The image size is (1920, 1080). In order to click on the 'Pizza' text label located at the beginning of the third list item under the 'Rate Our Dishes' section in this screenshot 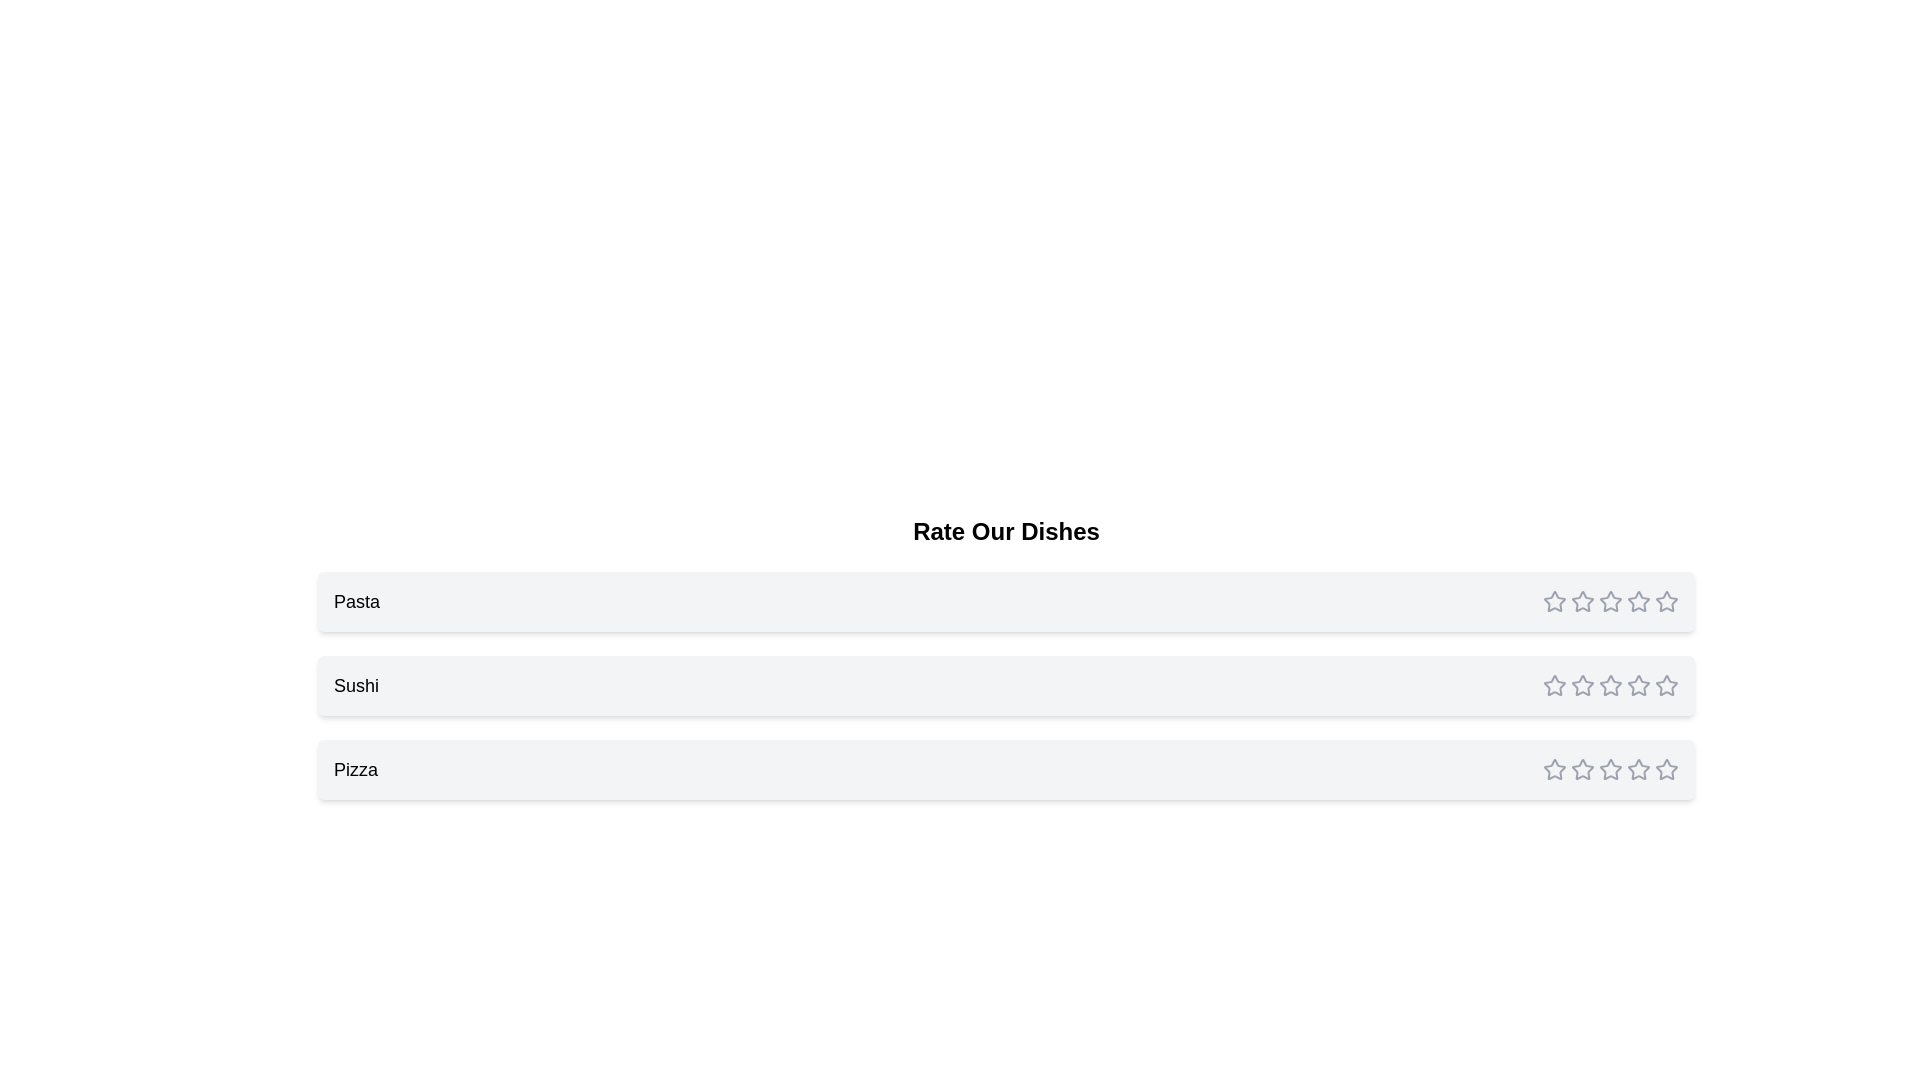, I will do `click(355, 769)`.